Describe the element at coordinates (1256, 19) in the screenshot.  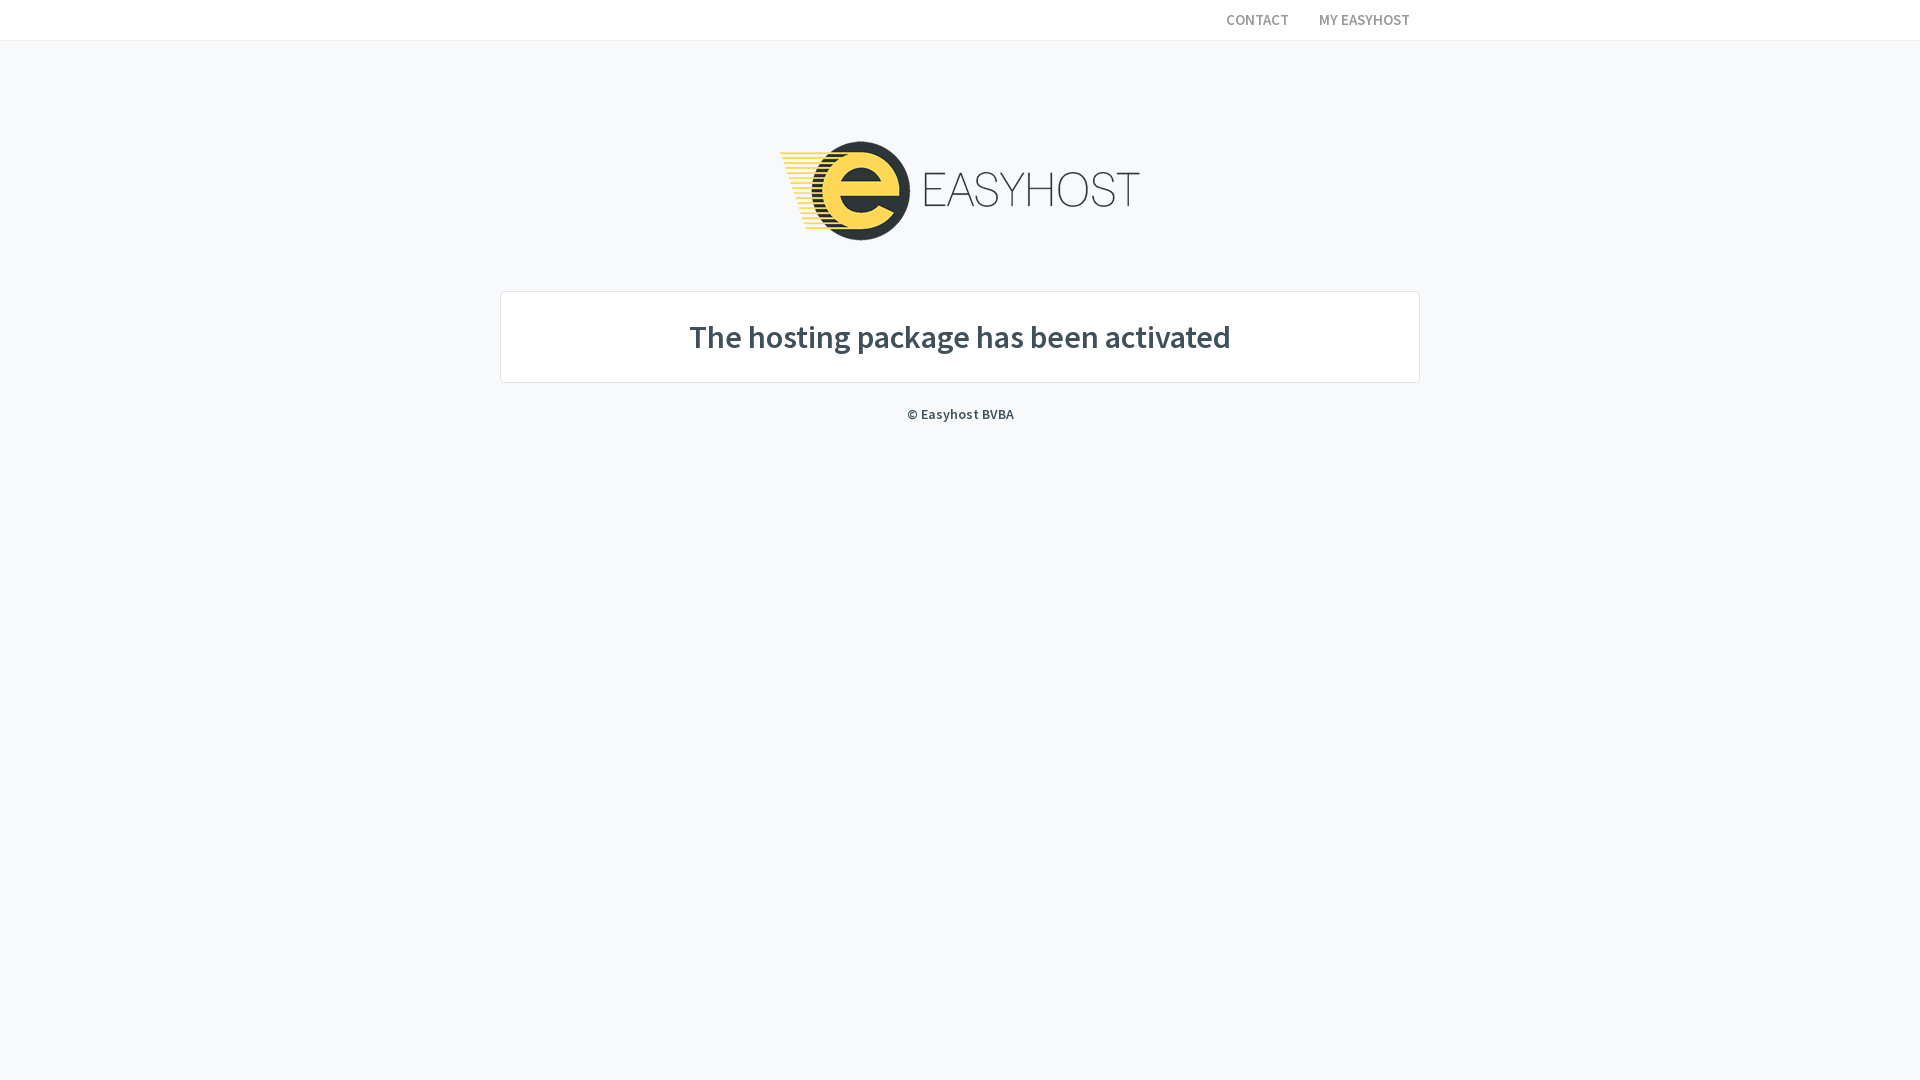
I see `'CONTACT'` at that location.